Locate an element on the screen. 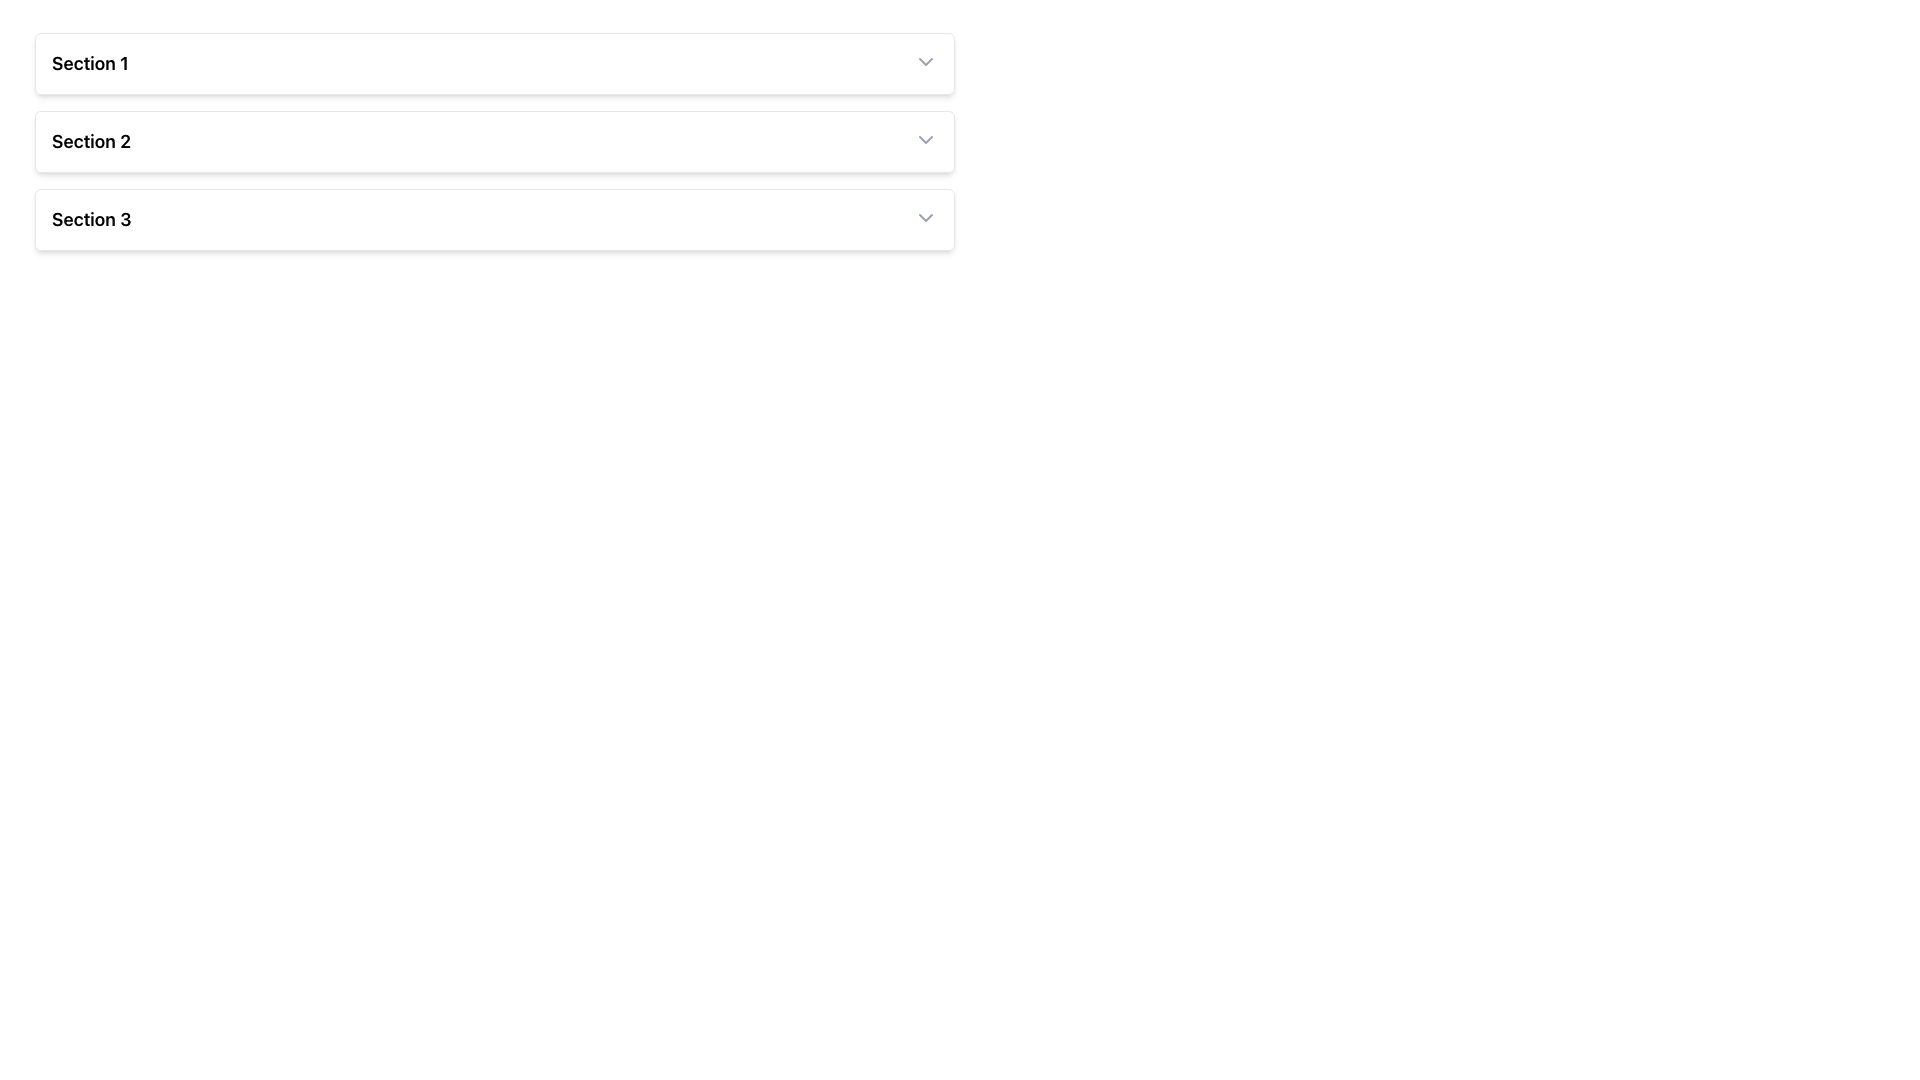 The width and height of the screenshot is (1920, 1080). the icon located at the extreme right end of the header for 'Section 3' is located at coordinates (925, 218).